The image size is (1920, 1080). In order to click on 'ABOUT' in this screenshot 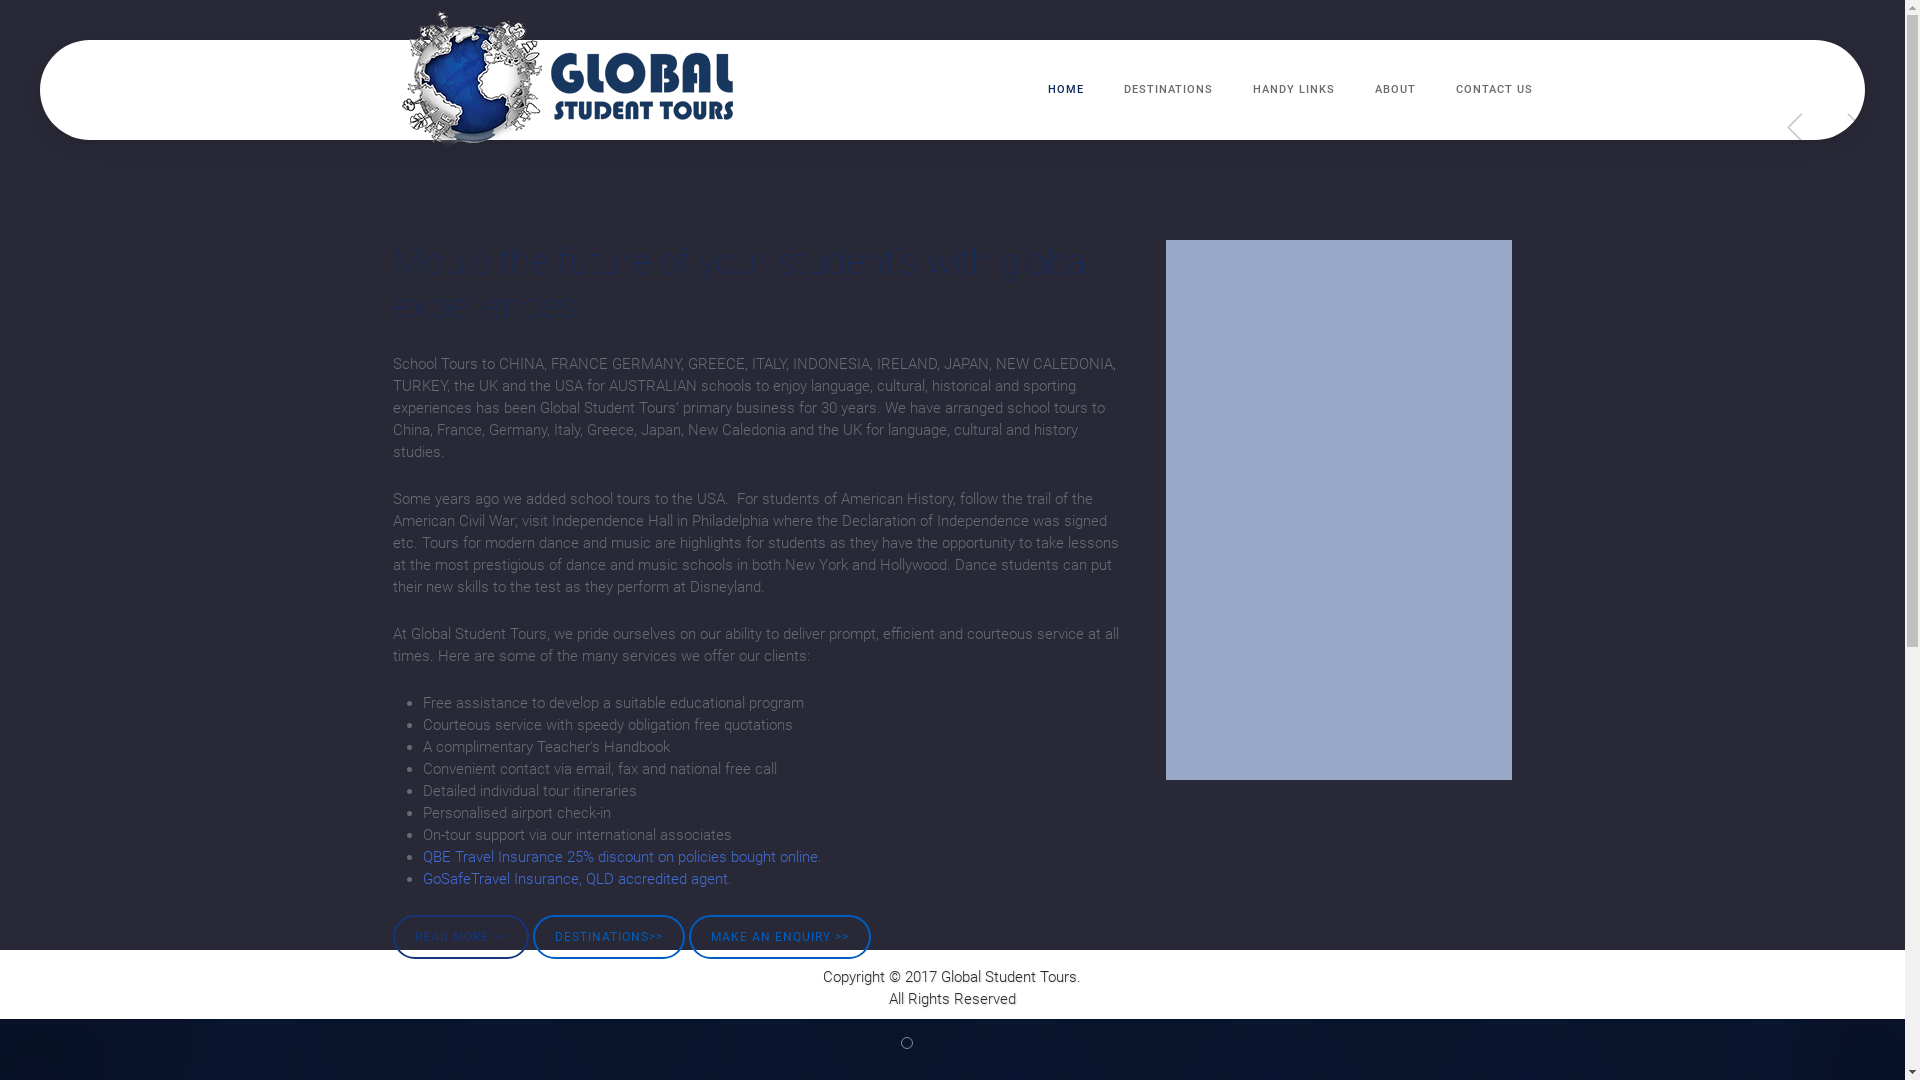, I will do `click(1393, 88)`.